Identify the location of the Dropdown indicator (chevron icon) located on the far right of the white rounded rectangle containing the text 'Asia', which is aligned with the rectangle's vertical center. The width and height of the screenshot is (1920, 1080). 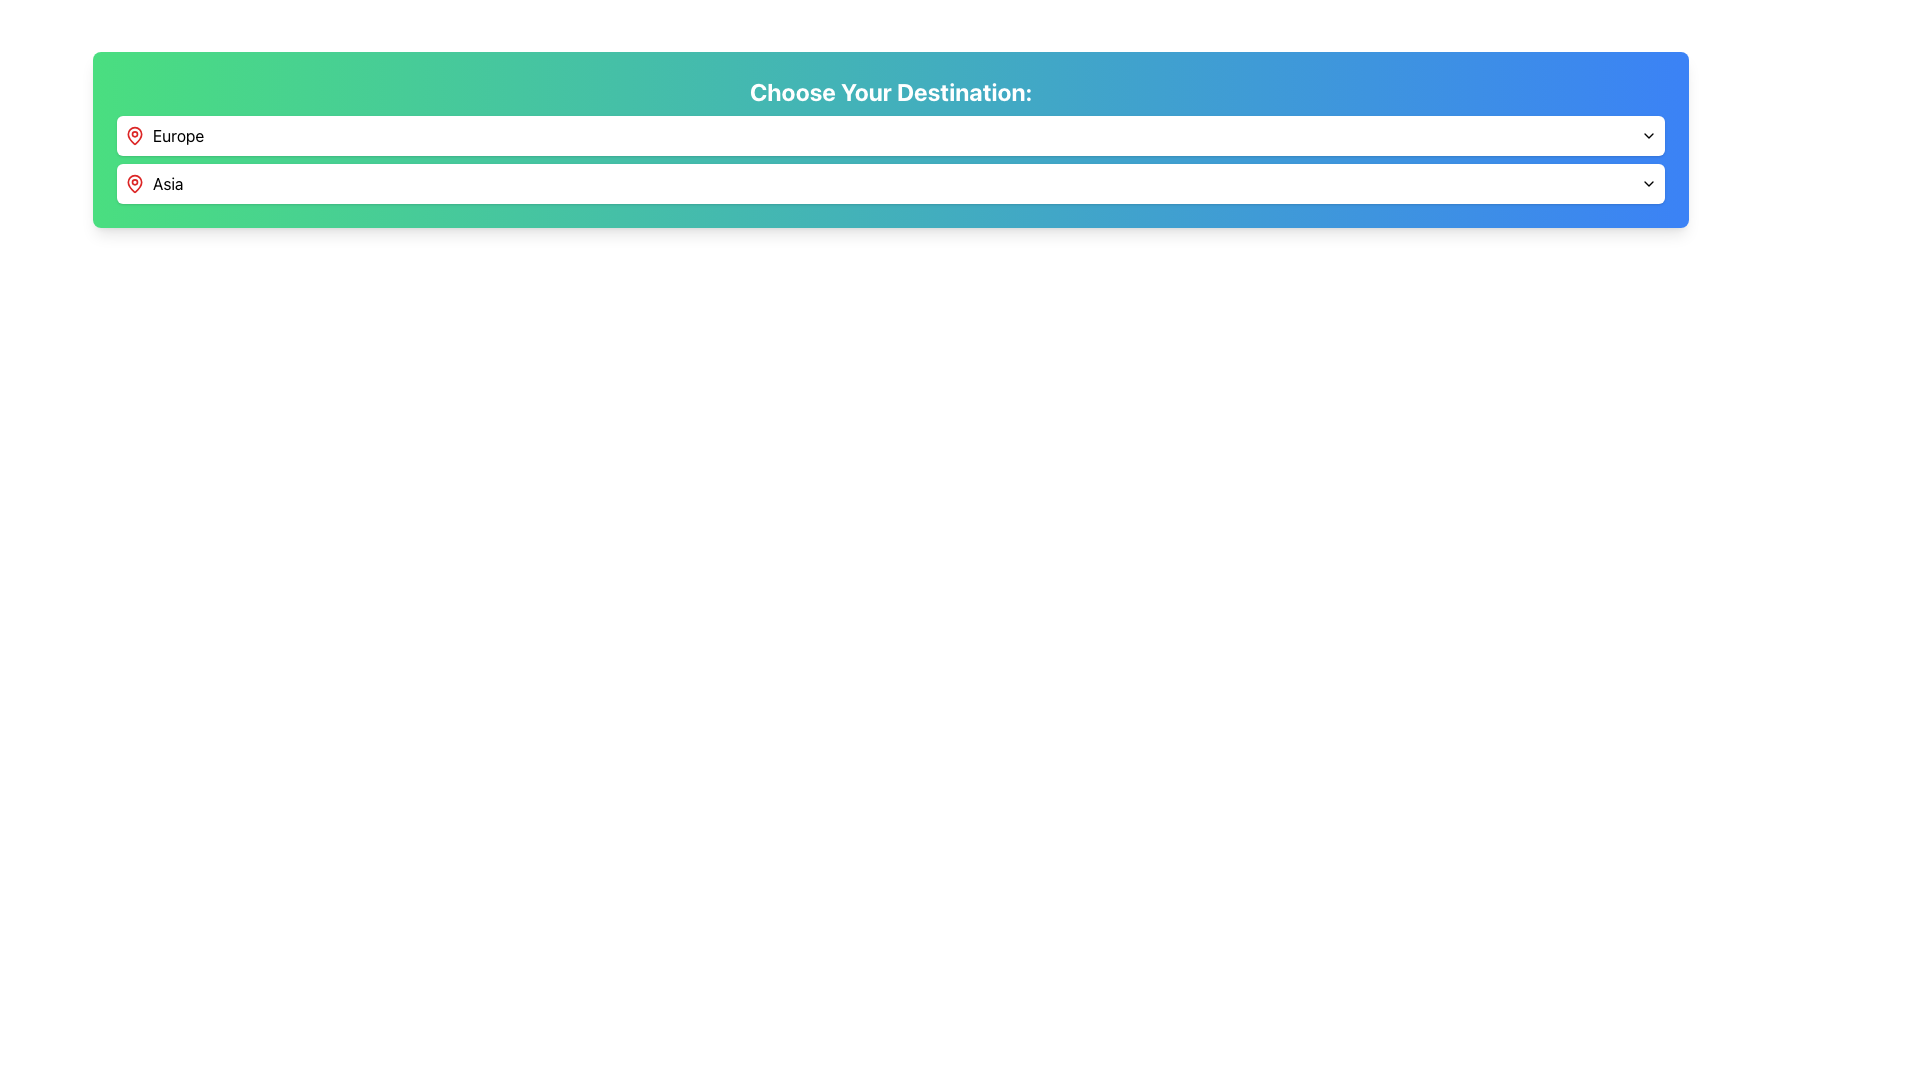
(1649, 184).